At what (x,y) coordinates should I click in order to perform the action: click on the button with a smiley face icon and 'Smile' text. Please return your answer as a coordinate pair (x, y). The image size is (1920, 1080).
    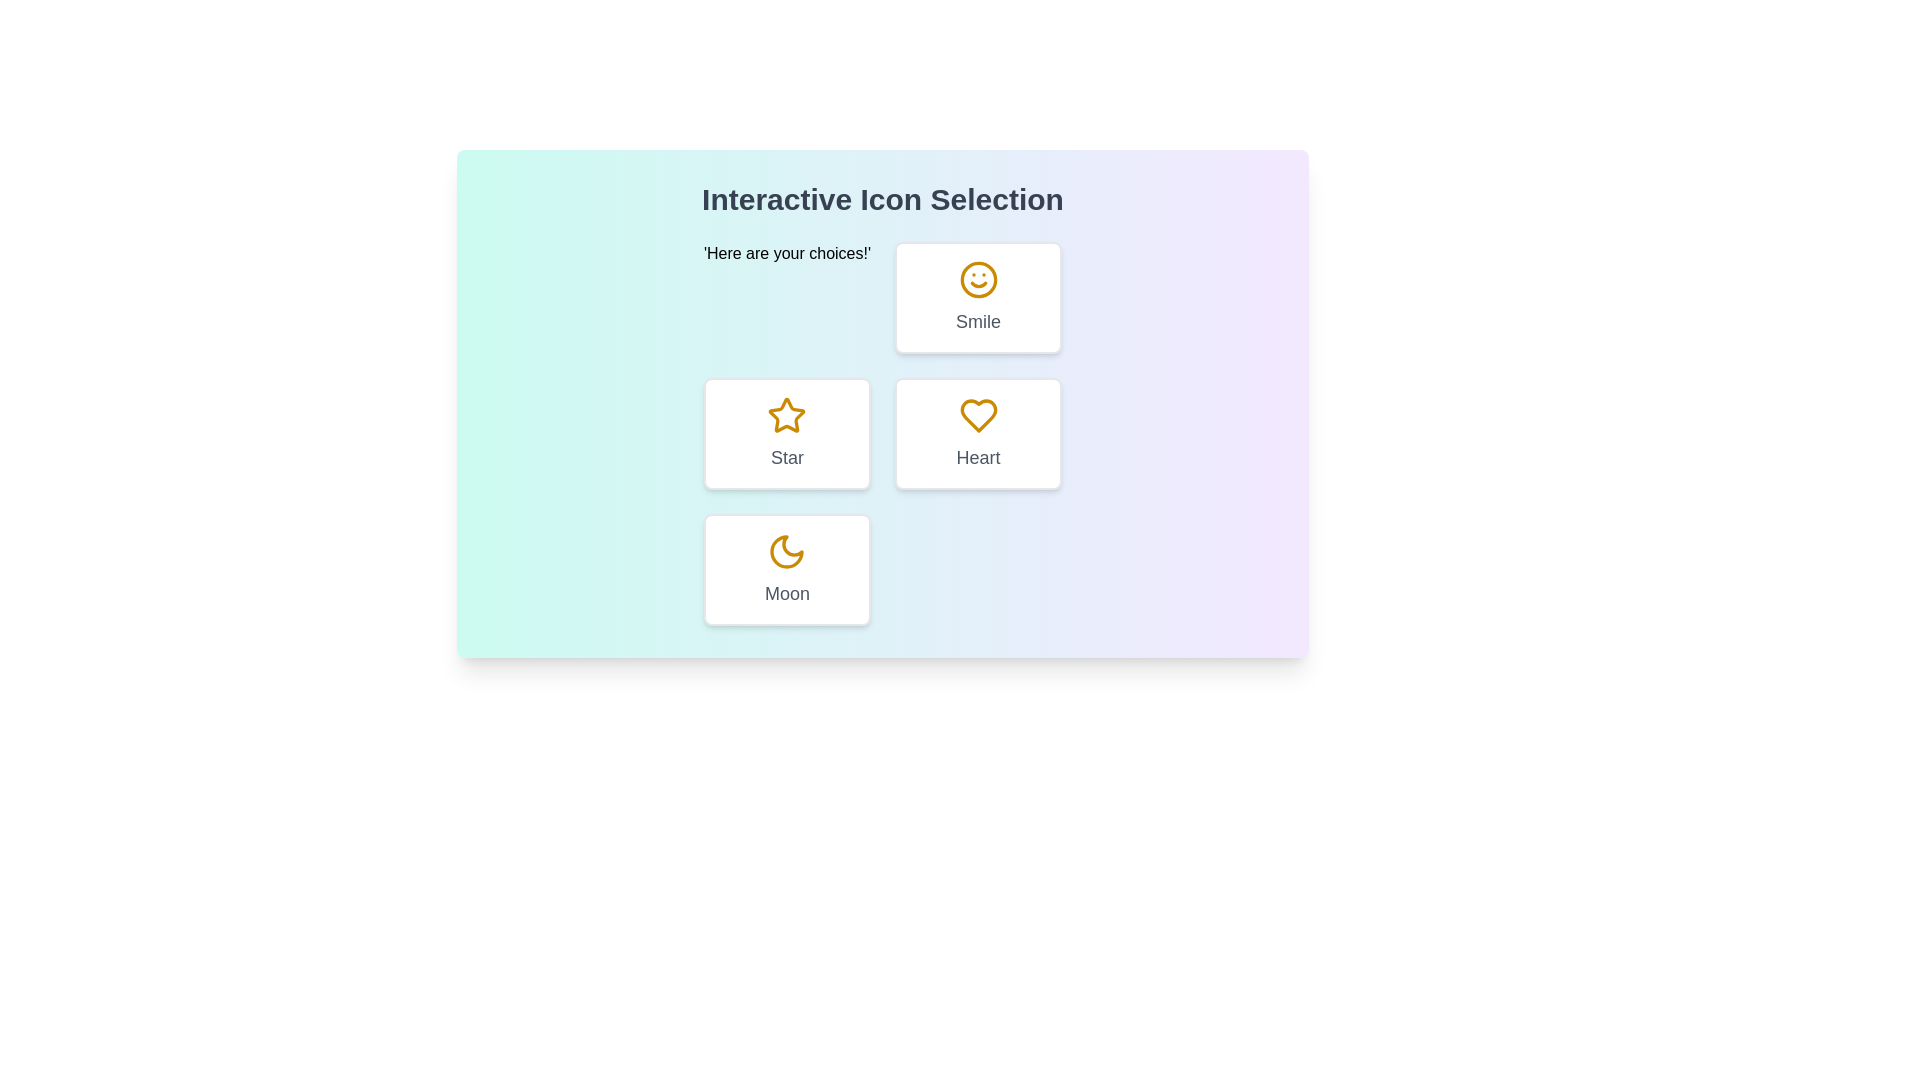
    Looking at the image, I should click on (978, 297).